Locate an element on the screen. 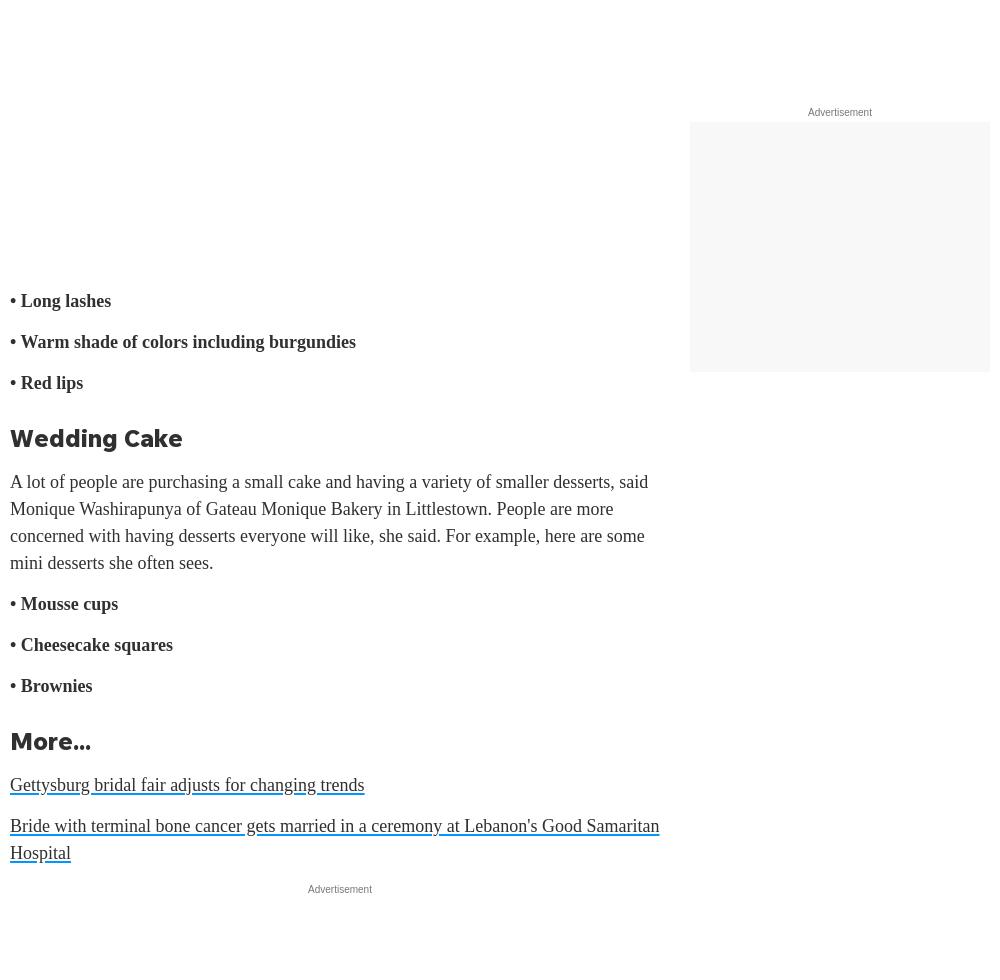 Image resolution: width=1000 pixels, height=980 pixels. '• Brownies' is located at coordinates (51, 686).